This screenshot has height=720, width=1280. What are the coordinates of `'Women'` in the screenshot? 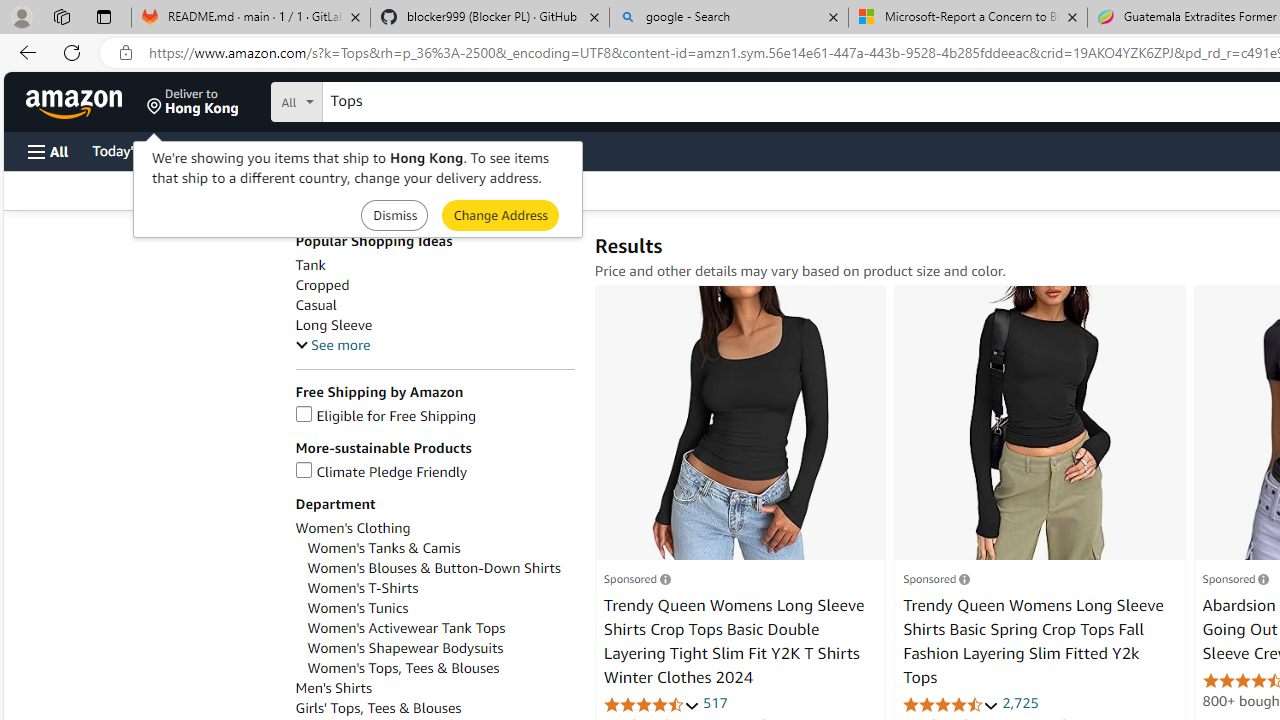 It's located at (362, 587).